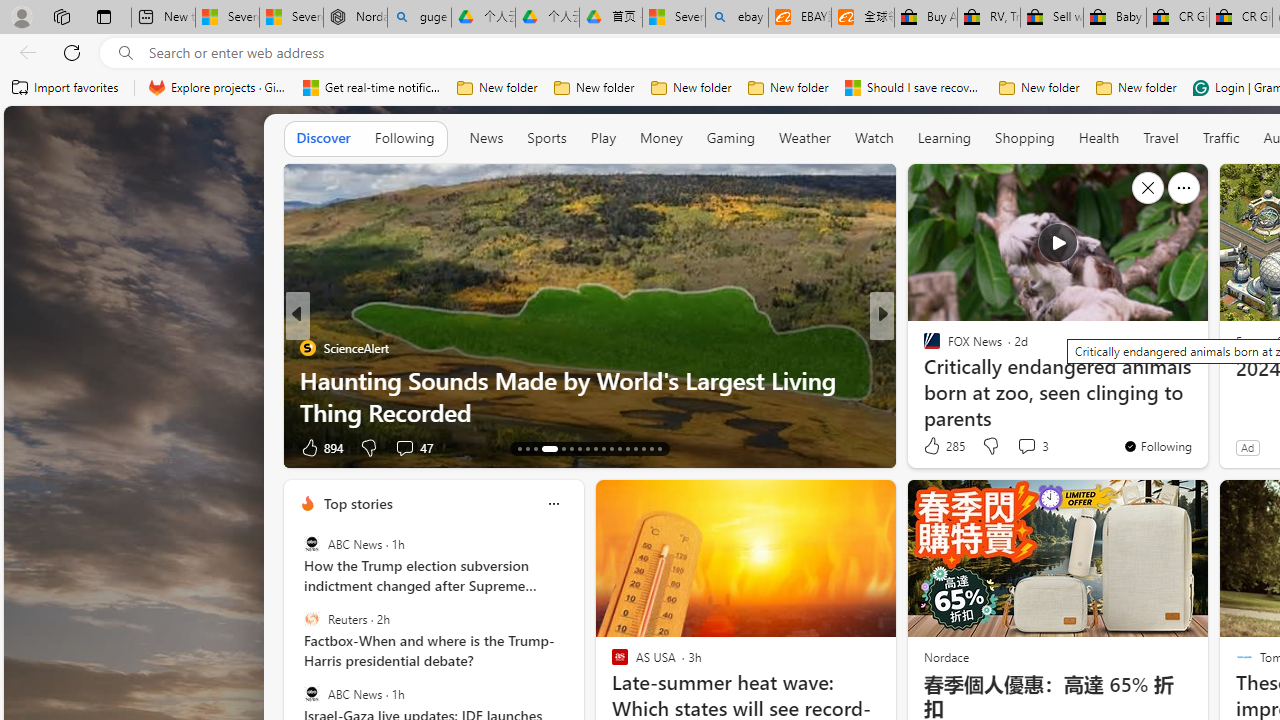 This screenshot has height=720, width=1280. What do you see at coordinates (922, 346) in the screenshot?
I see `'For The Win'` at bounding box center [922, 346].